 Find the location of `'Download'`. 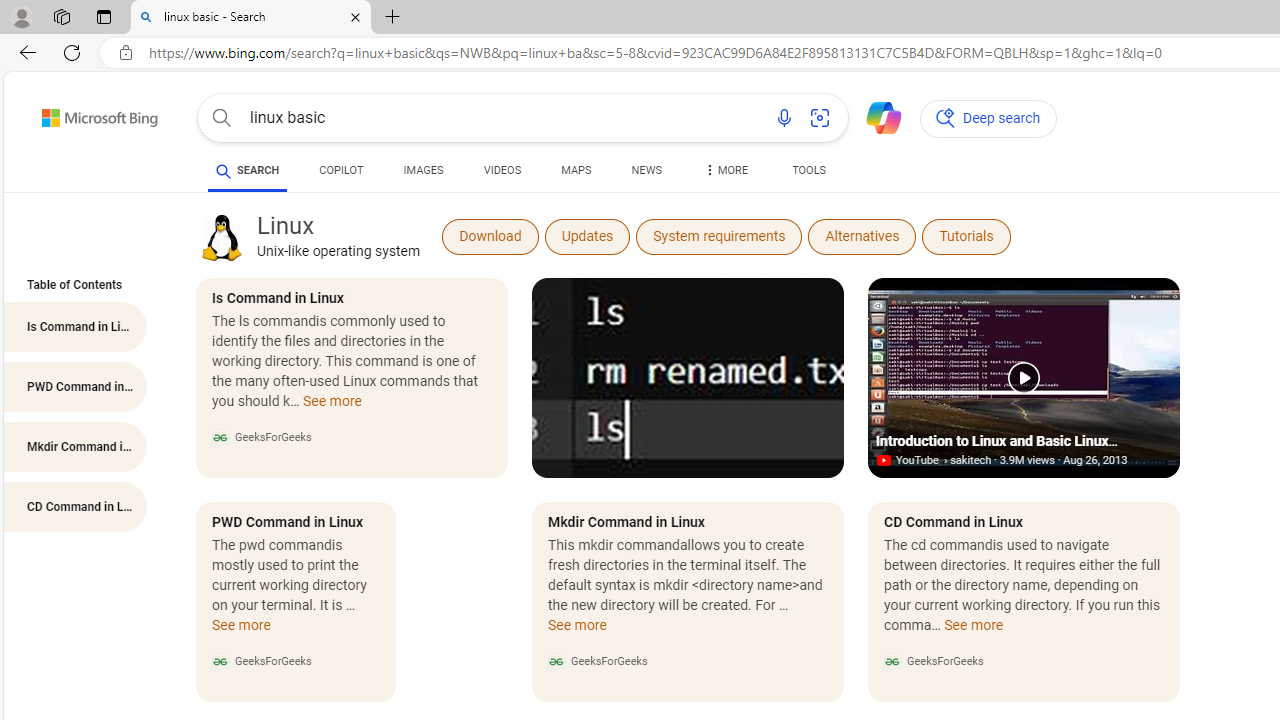

'Download' is located at coordinates (490, 235).